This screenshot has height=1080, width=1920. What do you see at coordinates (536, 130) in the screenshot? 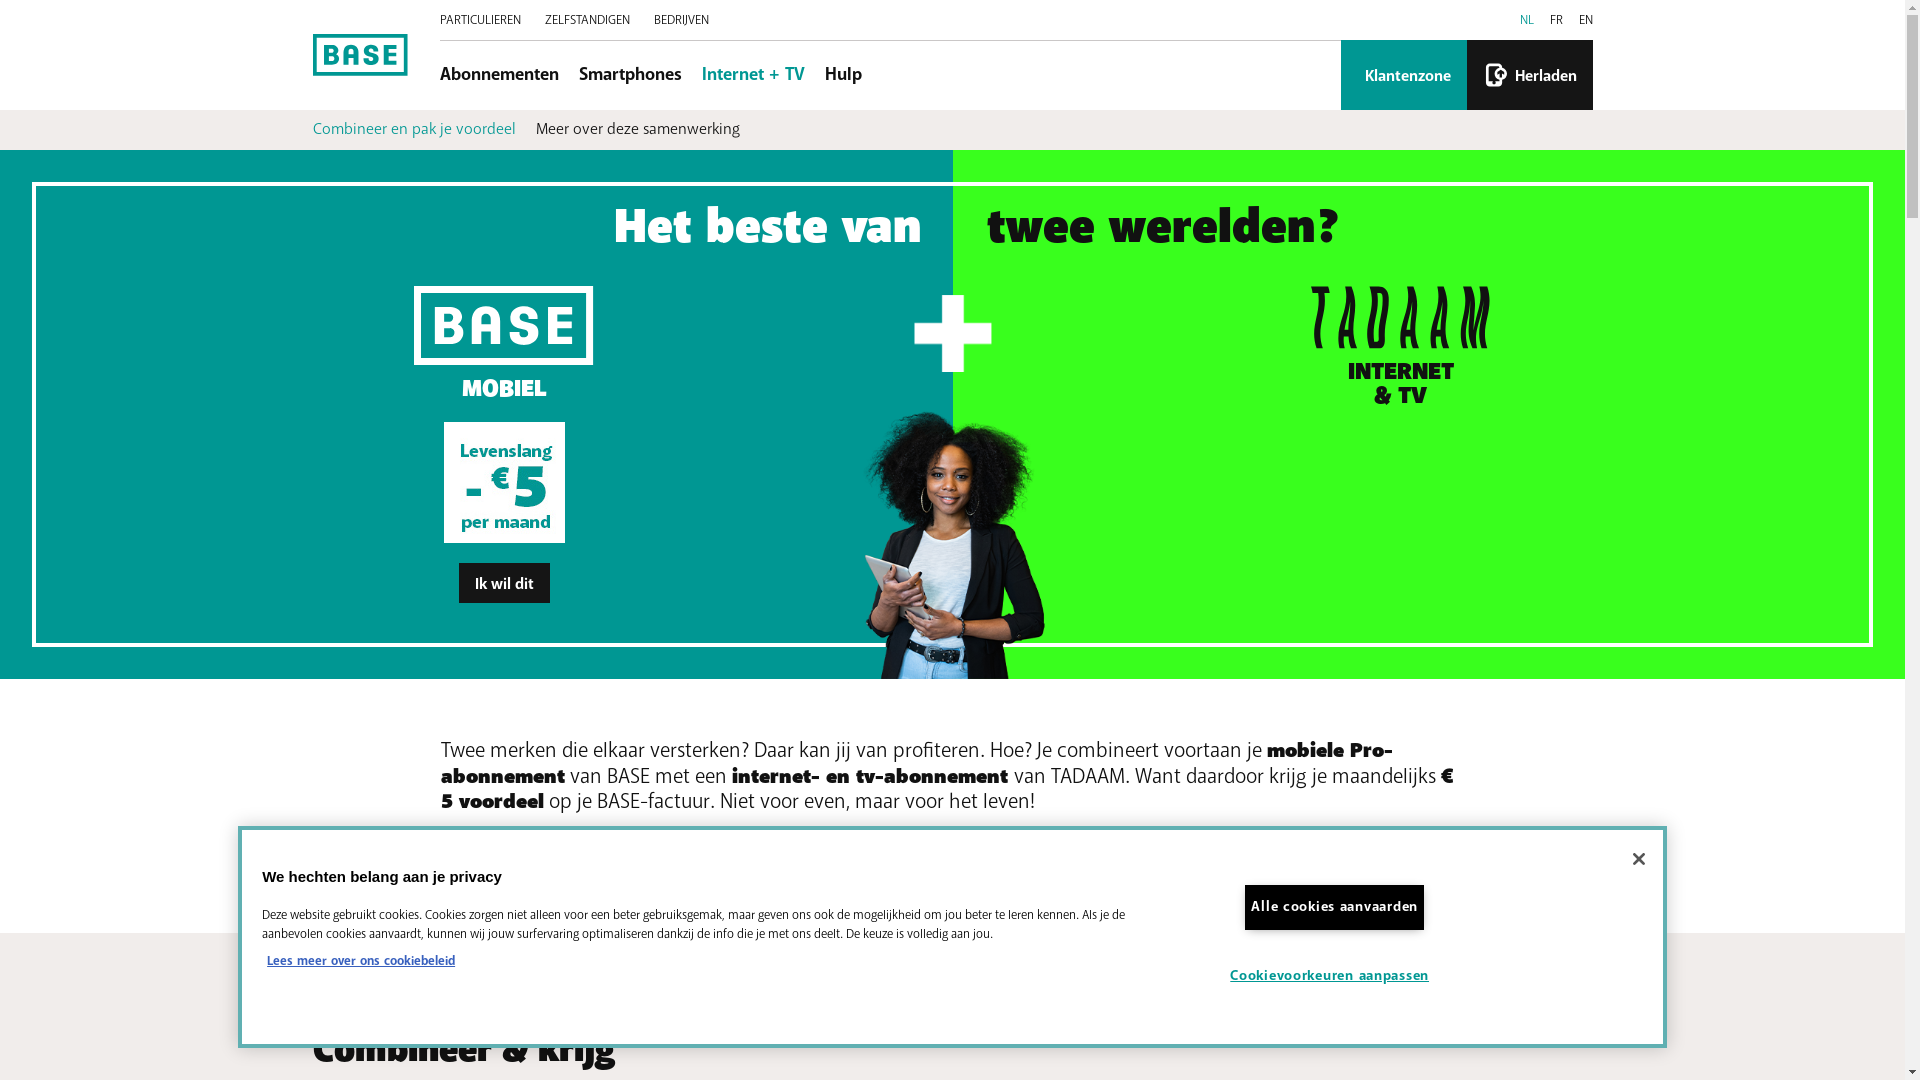
I see `'Meer over deze samenwerking'` at bounding box center [536, 130].